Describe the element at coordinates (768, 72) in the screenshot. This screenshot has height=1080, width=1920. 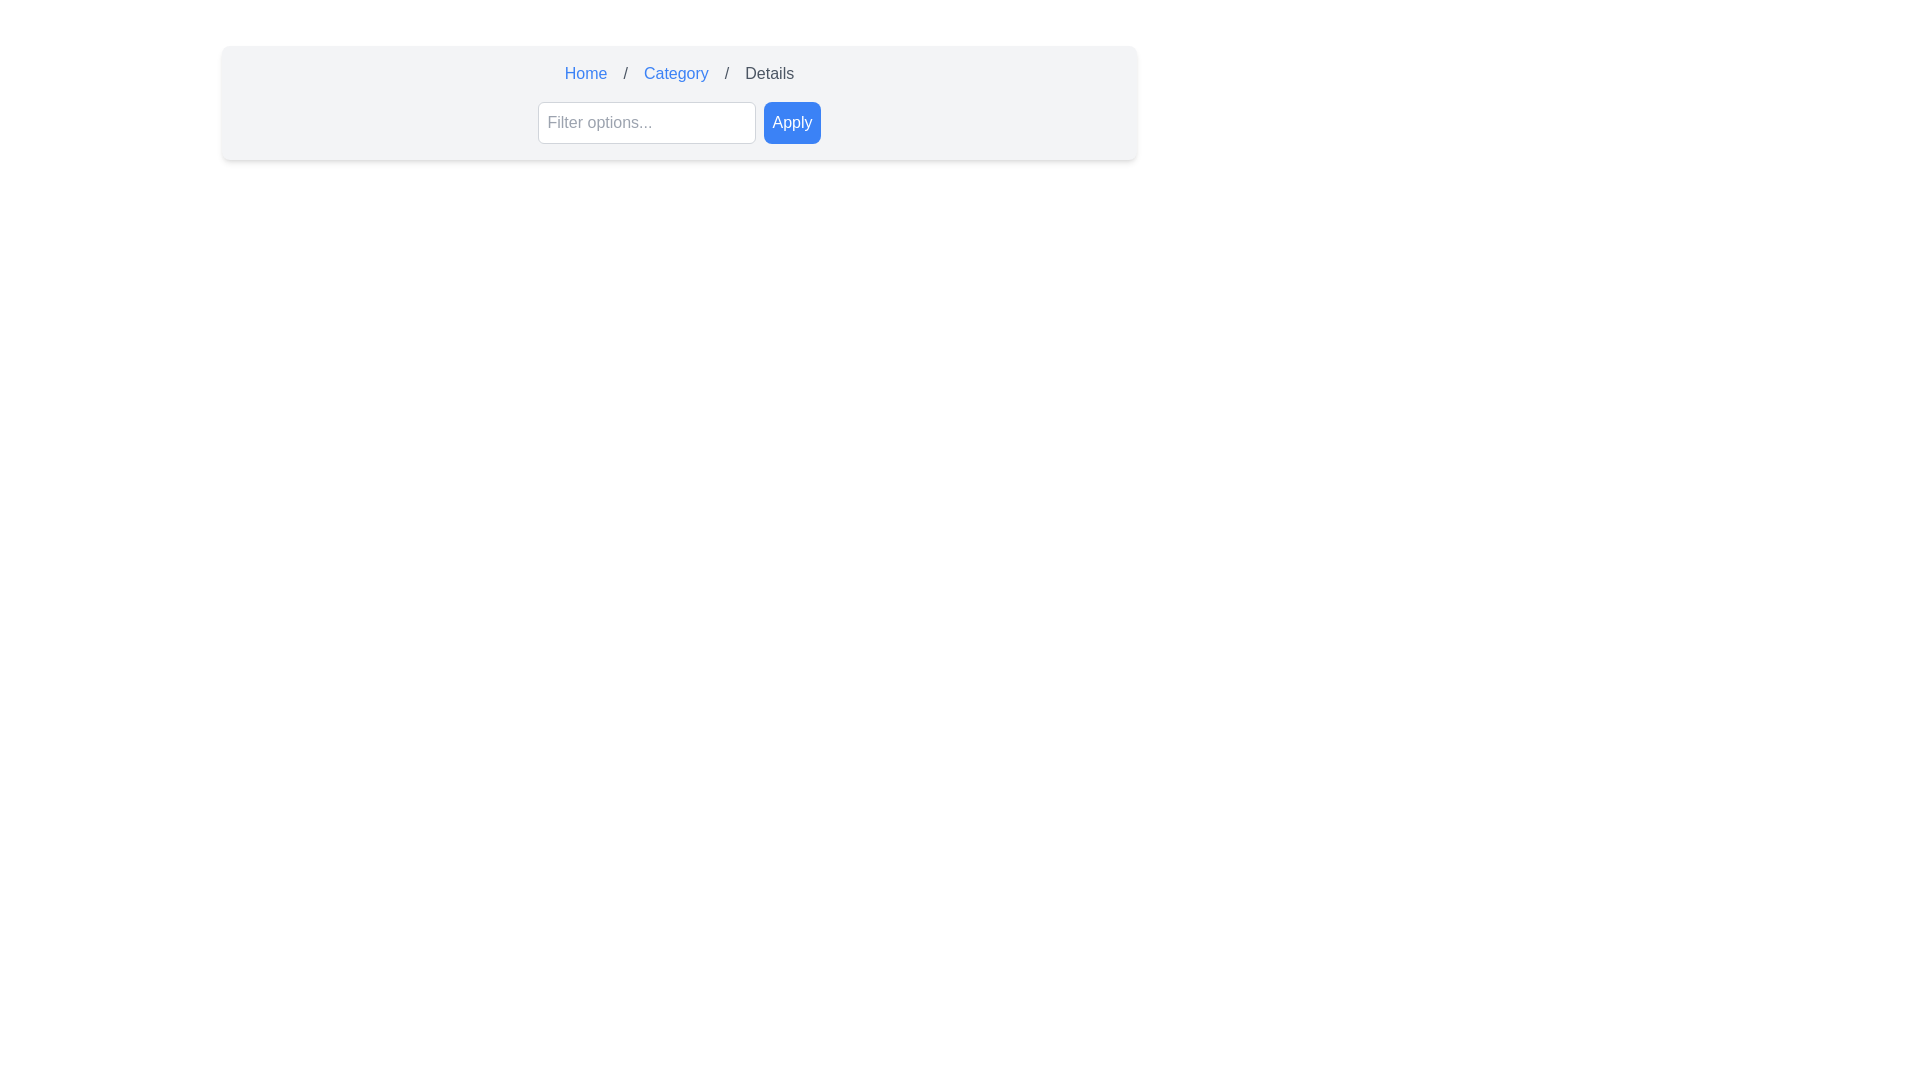
I see `the static text label 'Details' in the breadcrumb navigation bar, which is styled with gray text (text-gray-600) and positioned as the last item in the navigation sequence` at that location.